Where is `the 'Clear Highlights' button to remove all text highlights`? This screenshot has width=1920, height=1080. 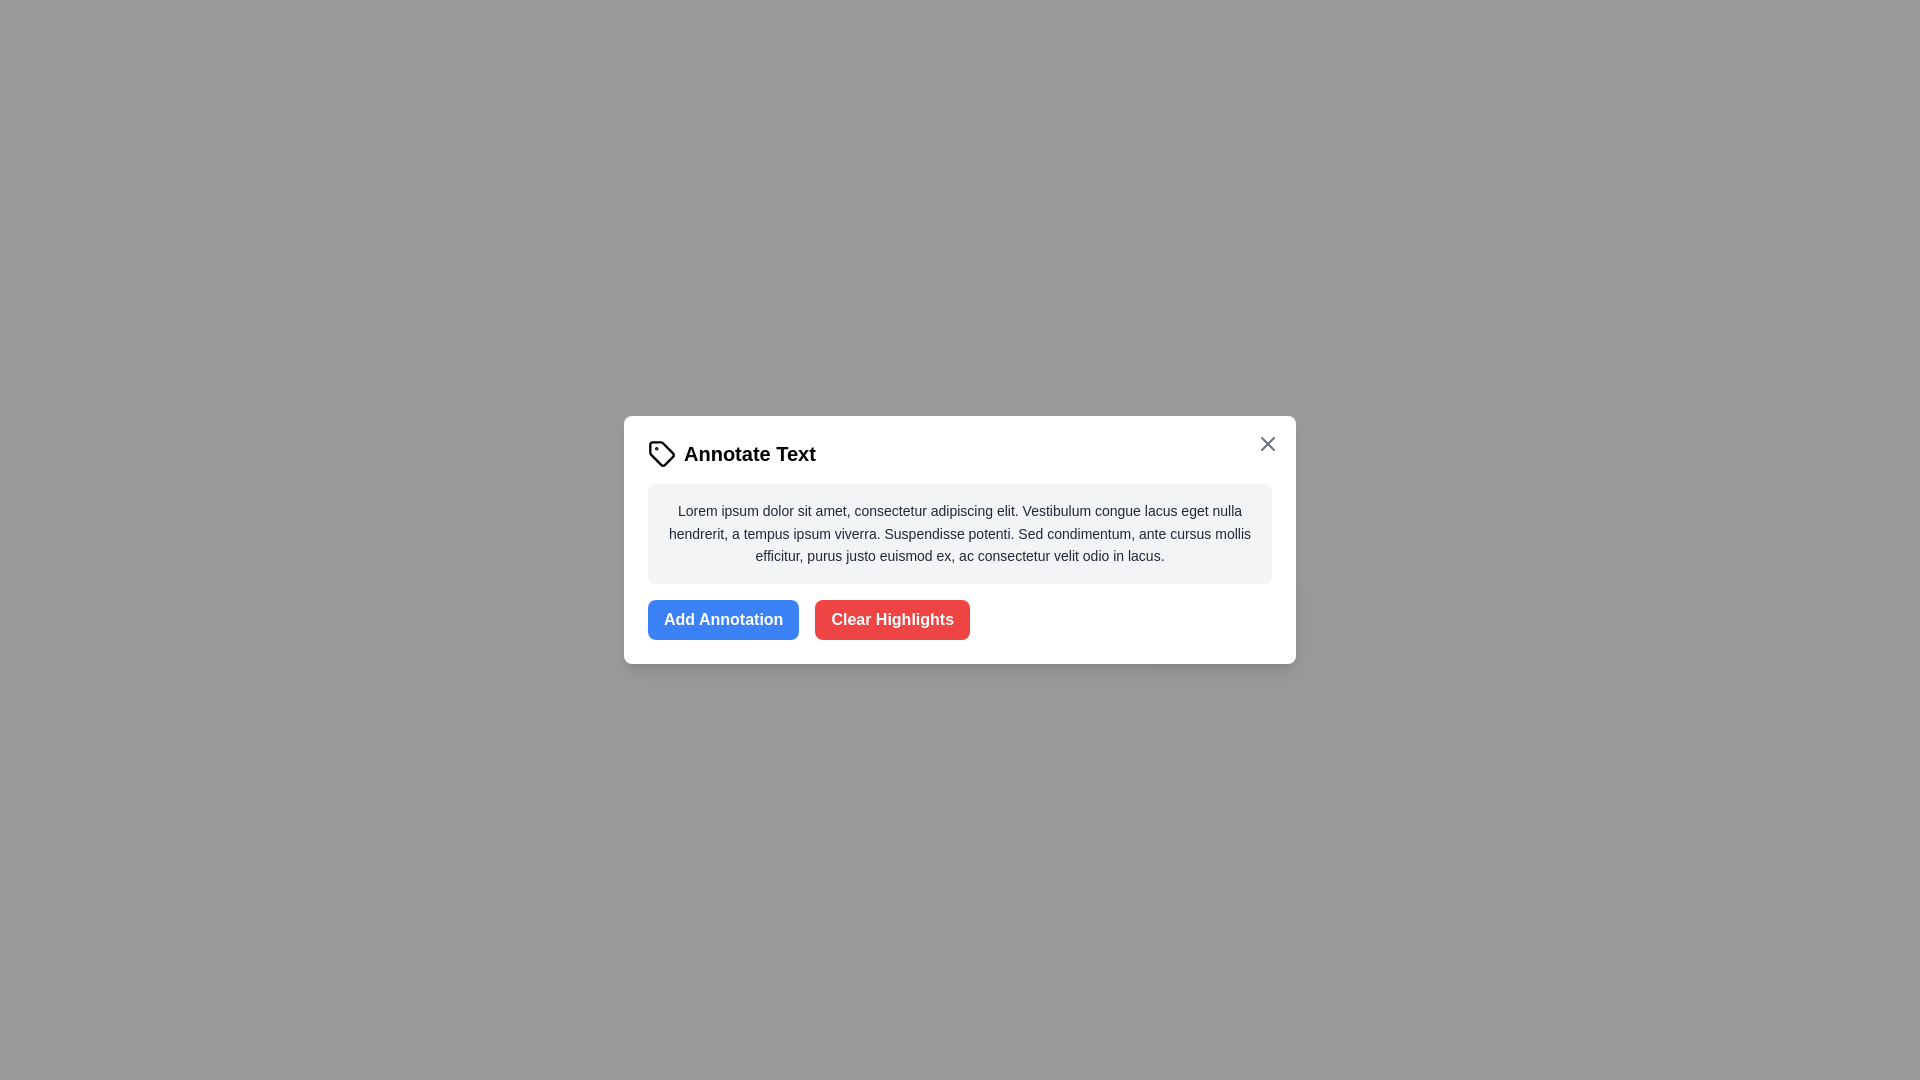
the 'Clear Highlights' button to remove all text highlights is located at coordinates (891, 619).